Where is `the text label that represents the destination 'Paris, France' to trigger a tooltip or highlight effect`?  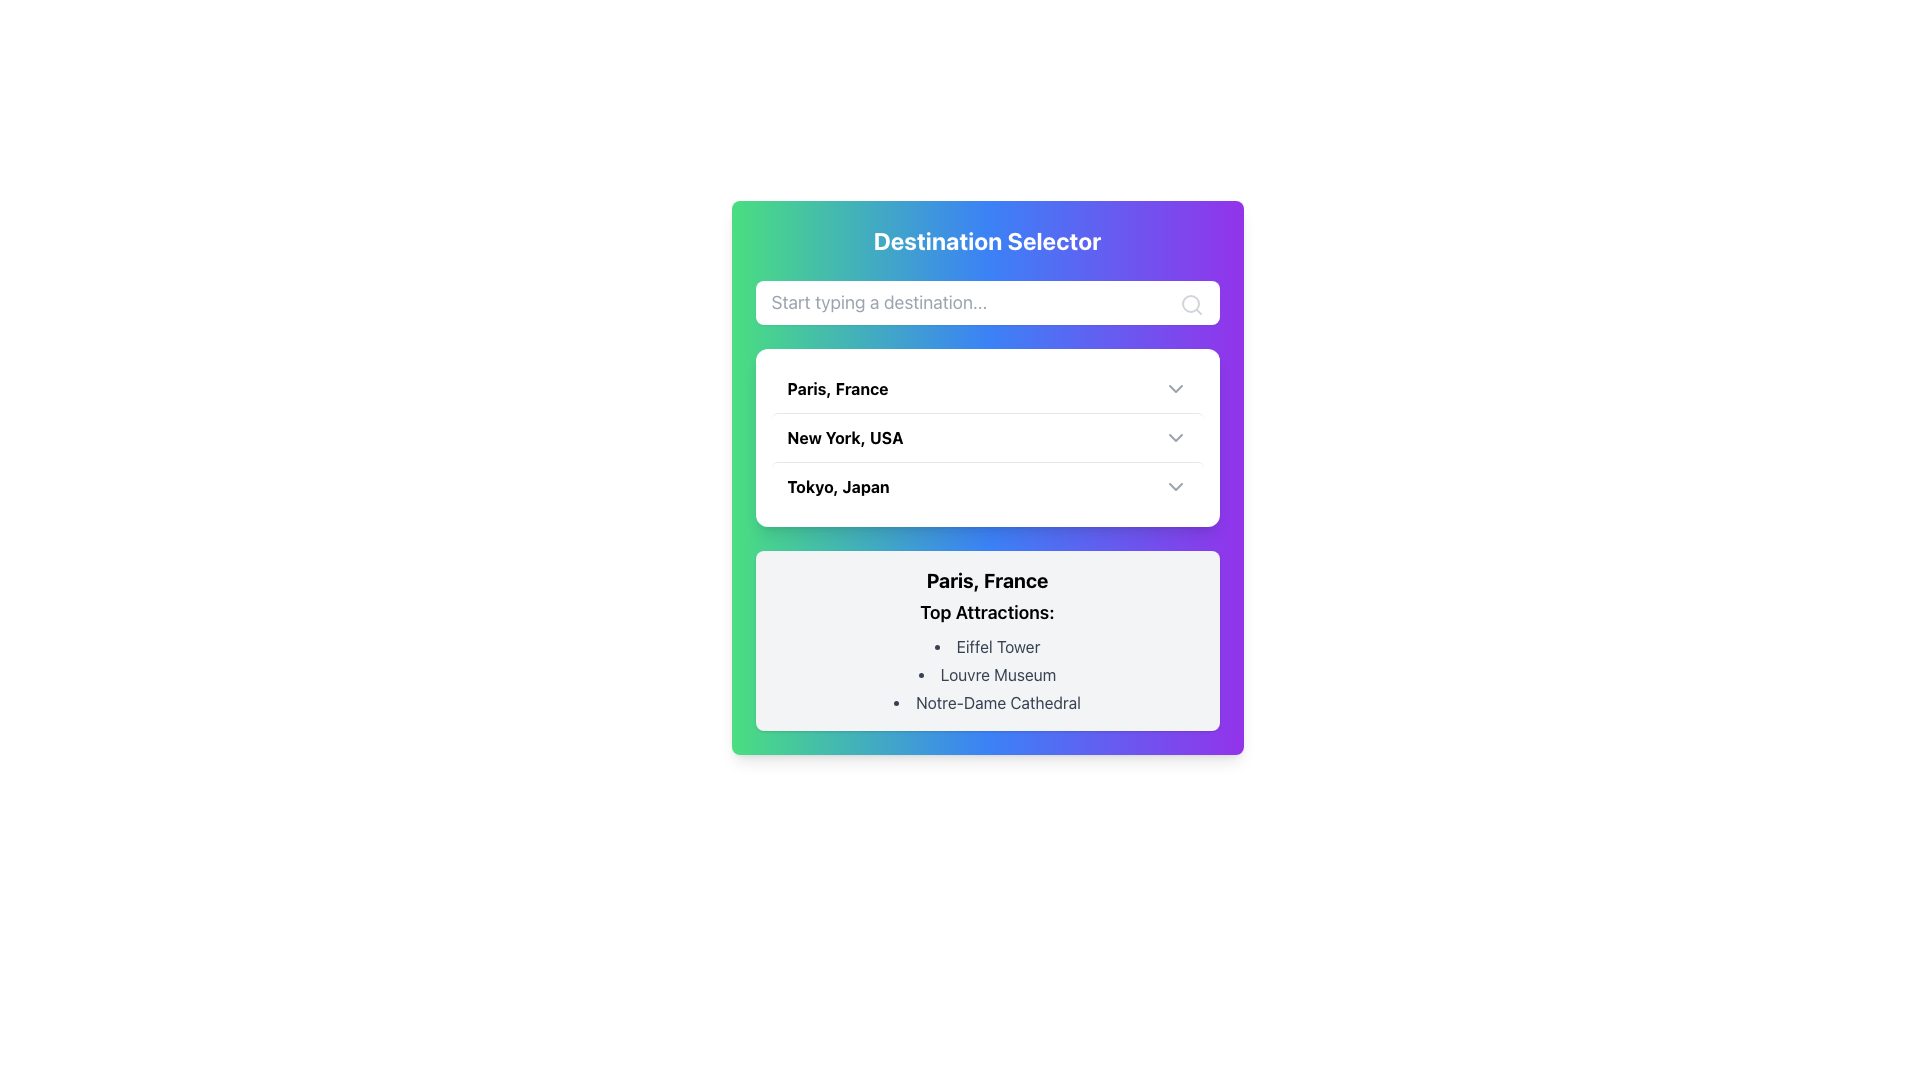
the text label that represents the destination 'Paris, France' to trigger a tooltip or highlight effect is located at coordinates (838, 389).